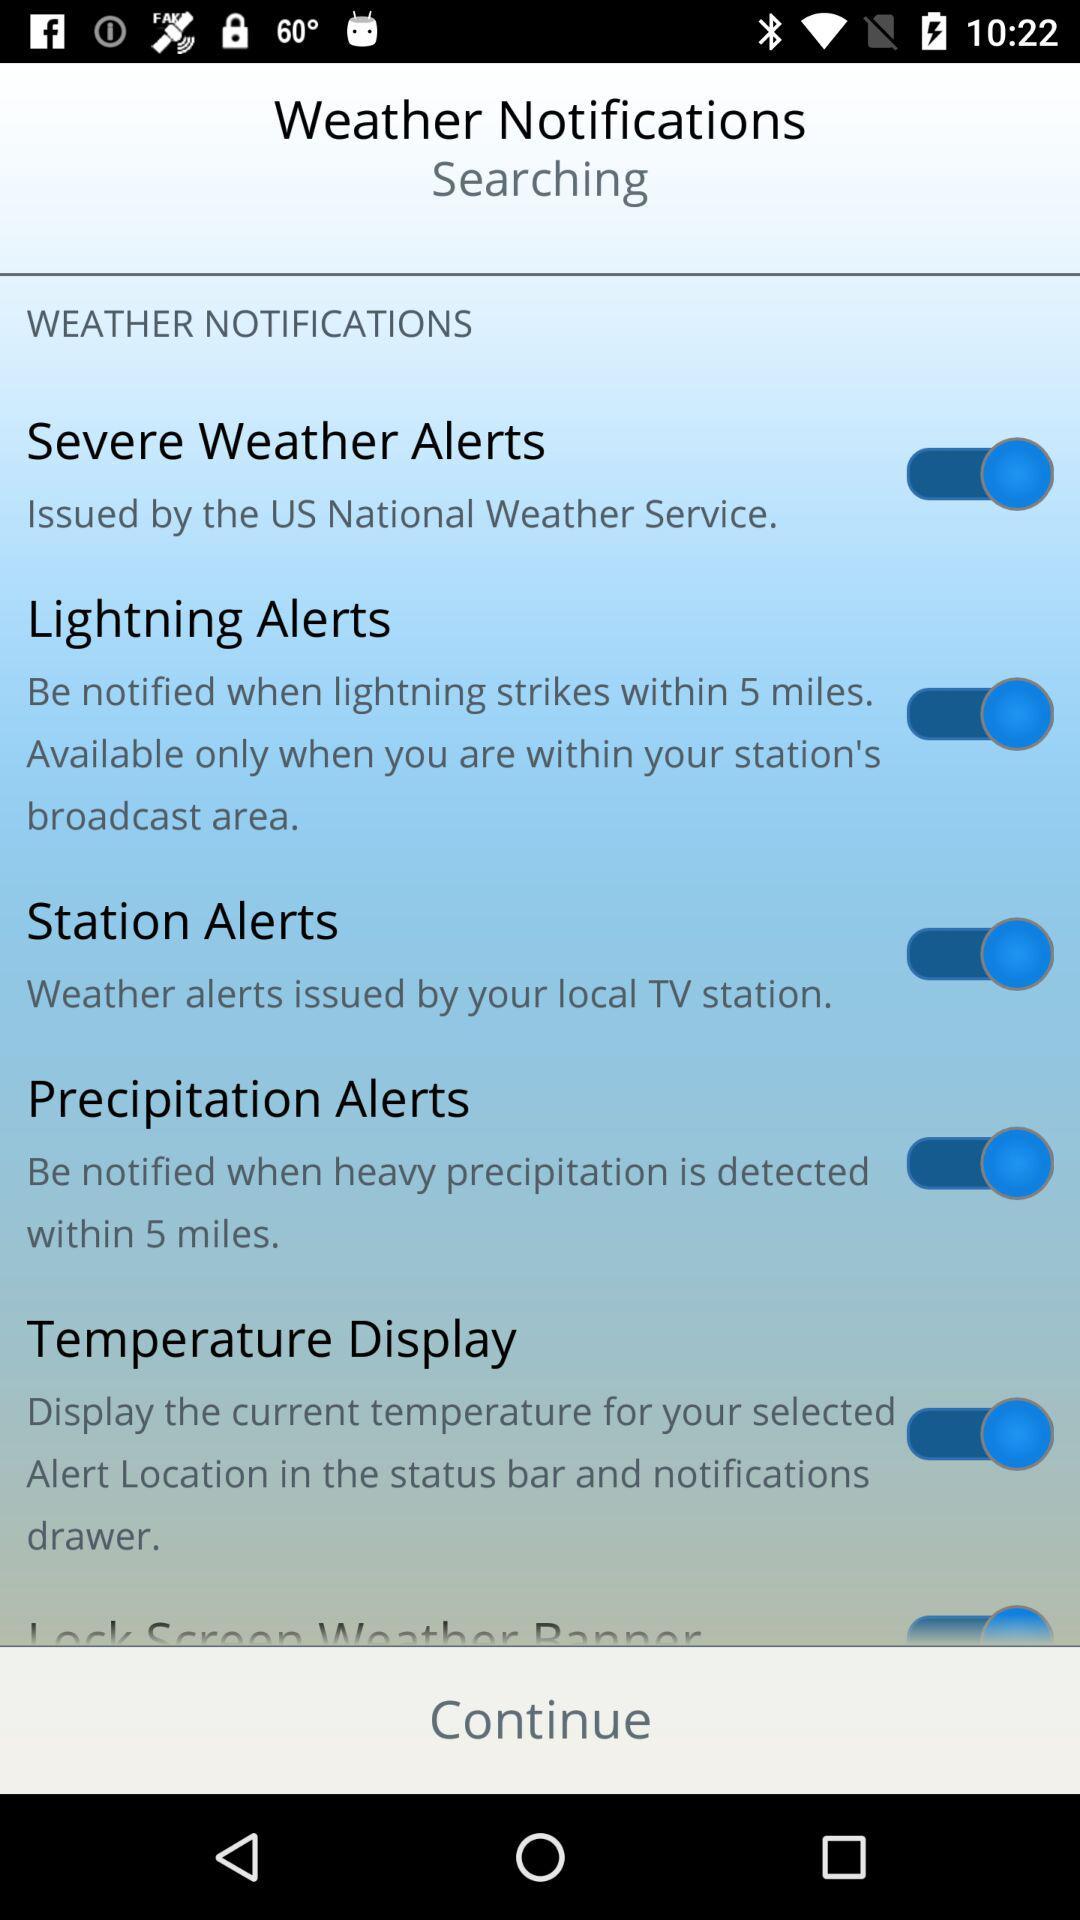 This screenshot has height=1920, width=1080. Describe the element at coordinates (131, 240) in the screenshot. I see `item at the top left corner` at that location.